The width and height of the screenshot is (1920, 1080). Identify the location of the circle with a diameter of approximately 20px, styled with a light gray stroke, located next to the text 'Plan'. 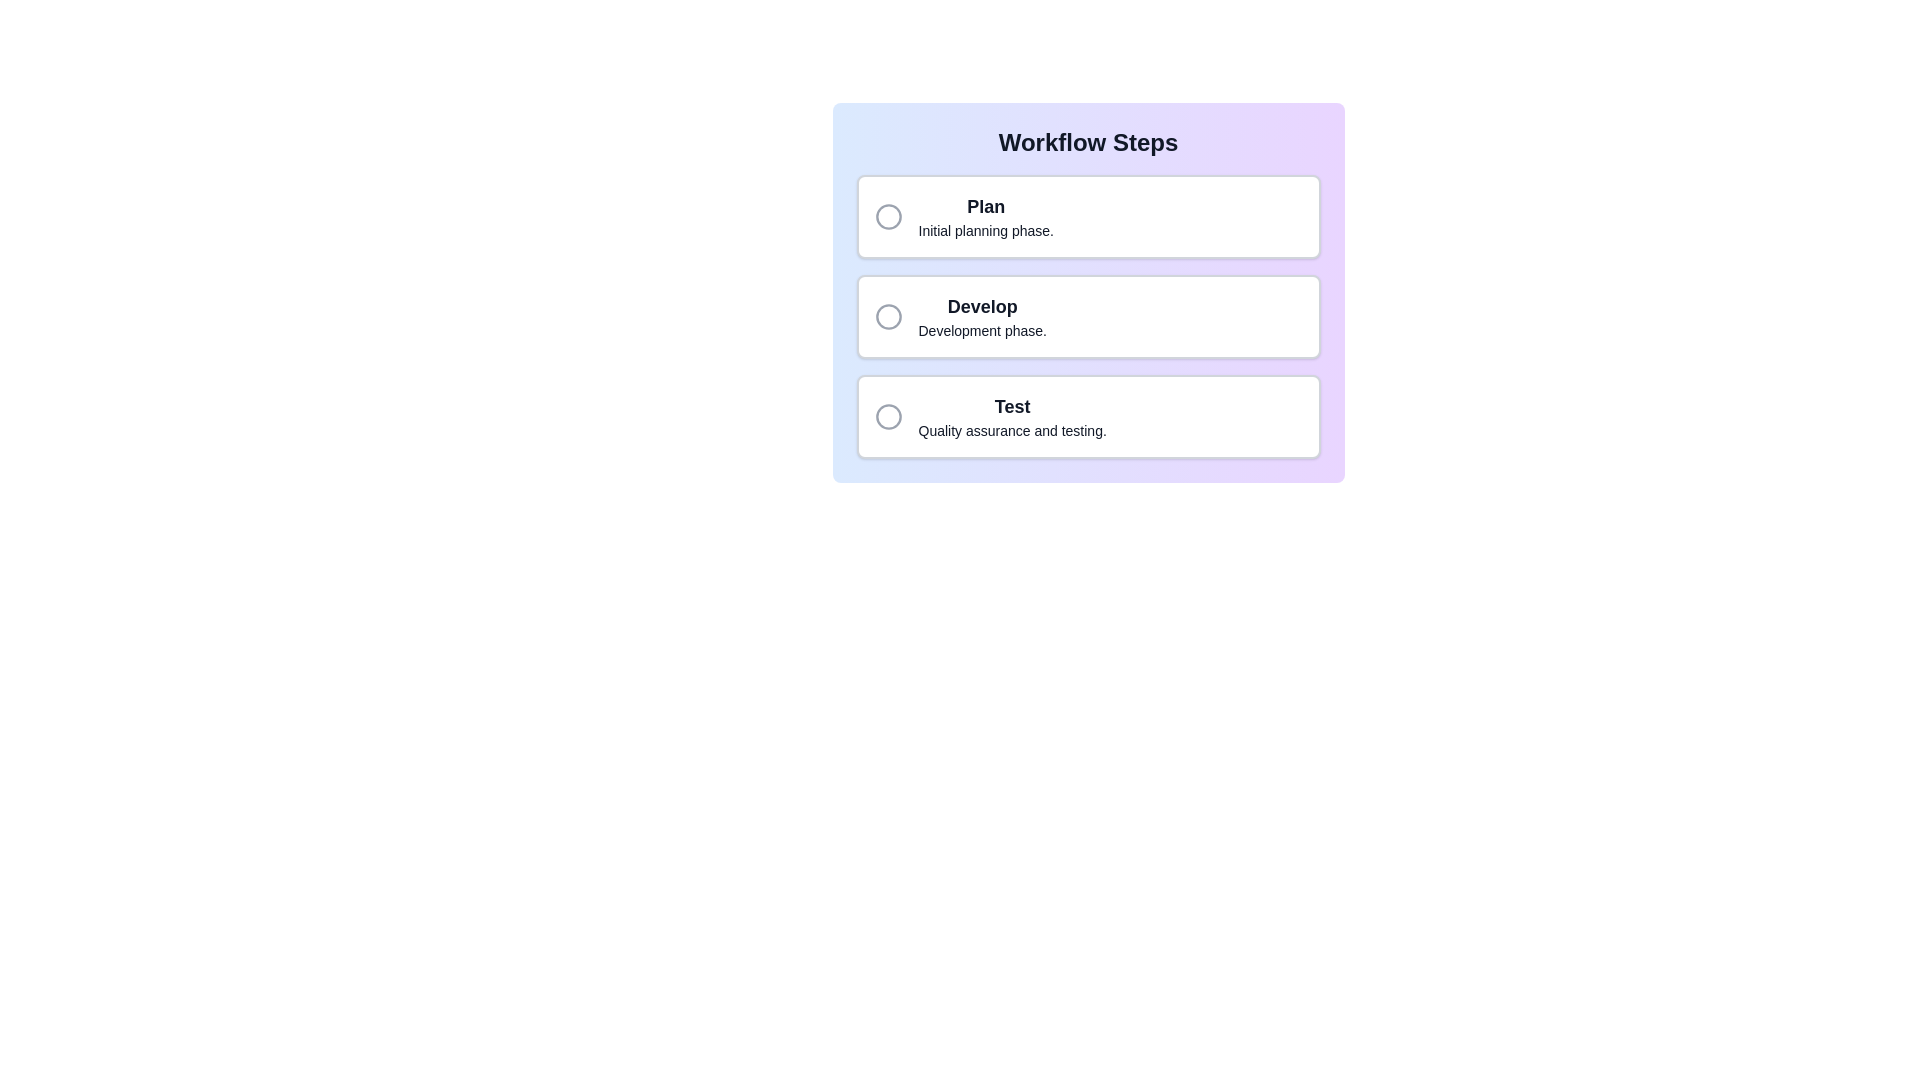
(887, 216).